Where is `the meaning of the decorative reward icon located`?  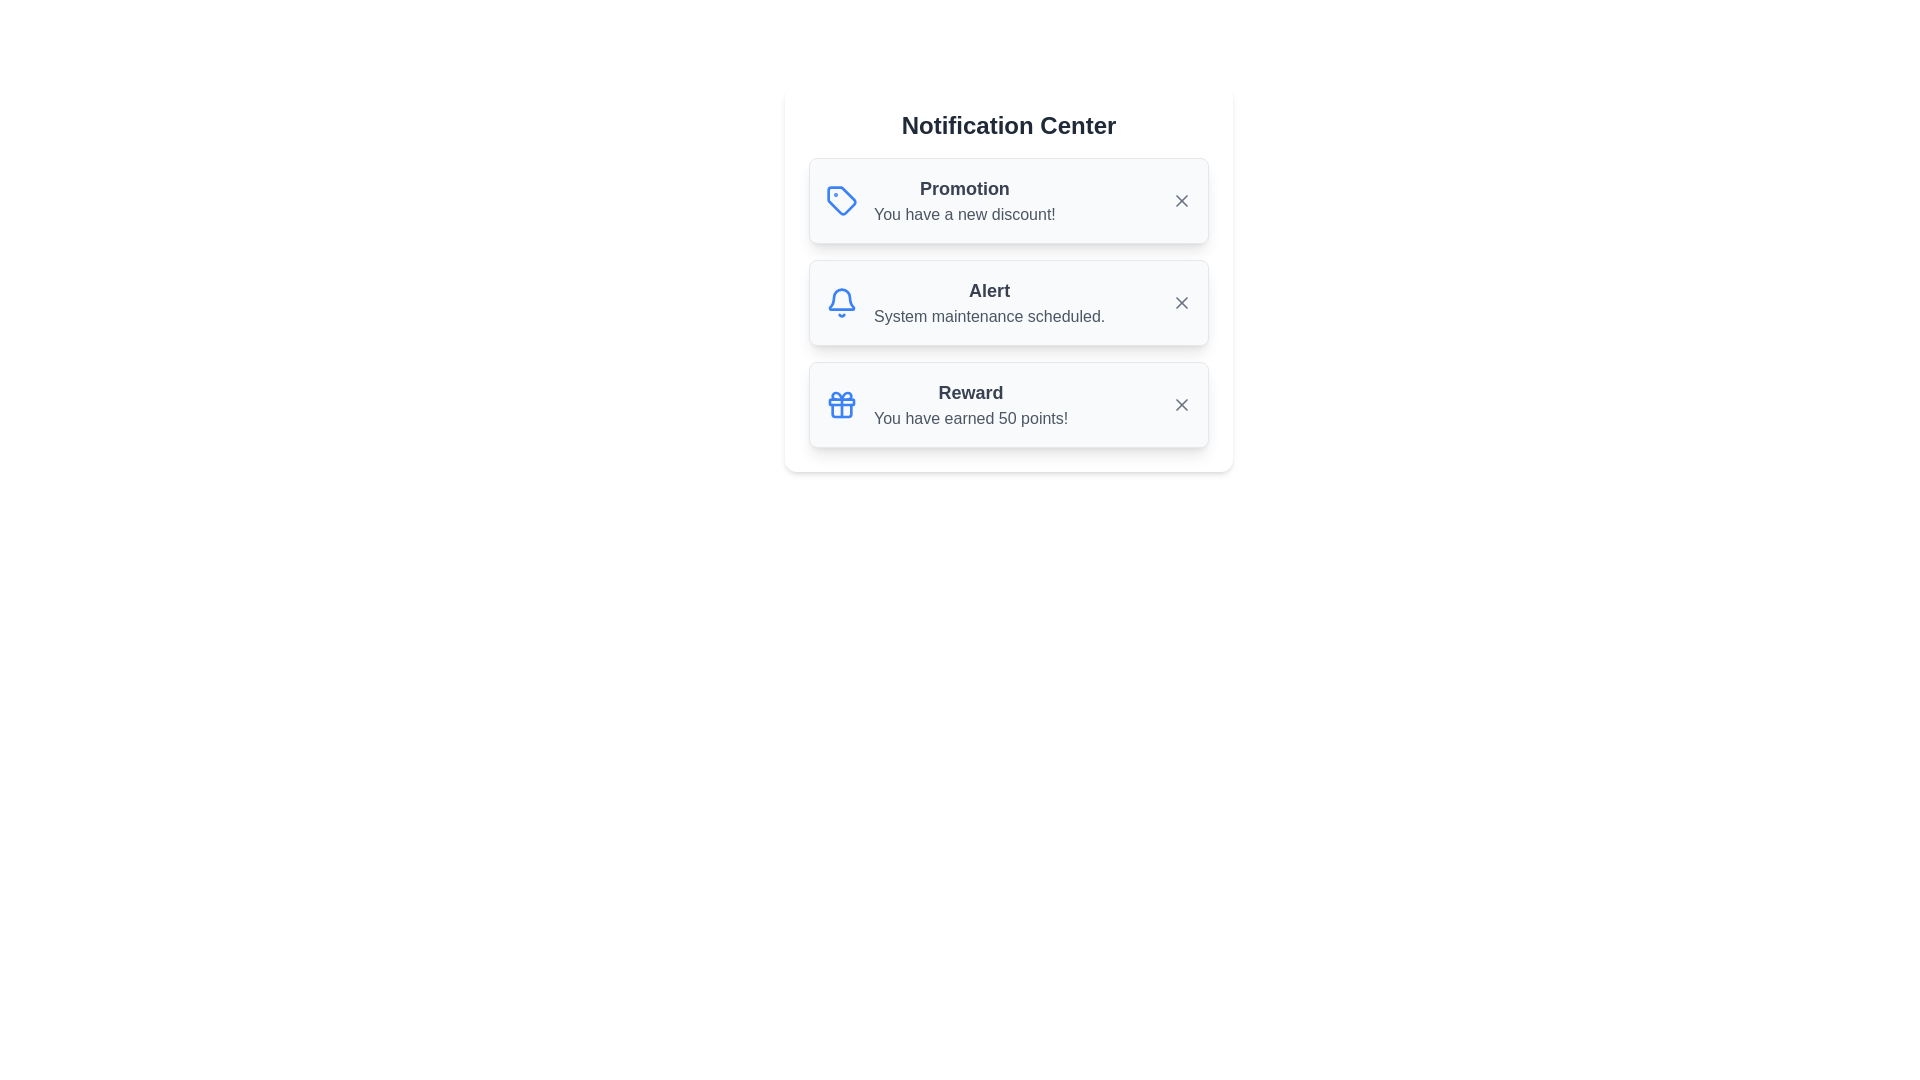 the meaning of the decorative reward icon located is located at coordinates (841, 405).